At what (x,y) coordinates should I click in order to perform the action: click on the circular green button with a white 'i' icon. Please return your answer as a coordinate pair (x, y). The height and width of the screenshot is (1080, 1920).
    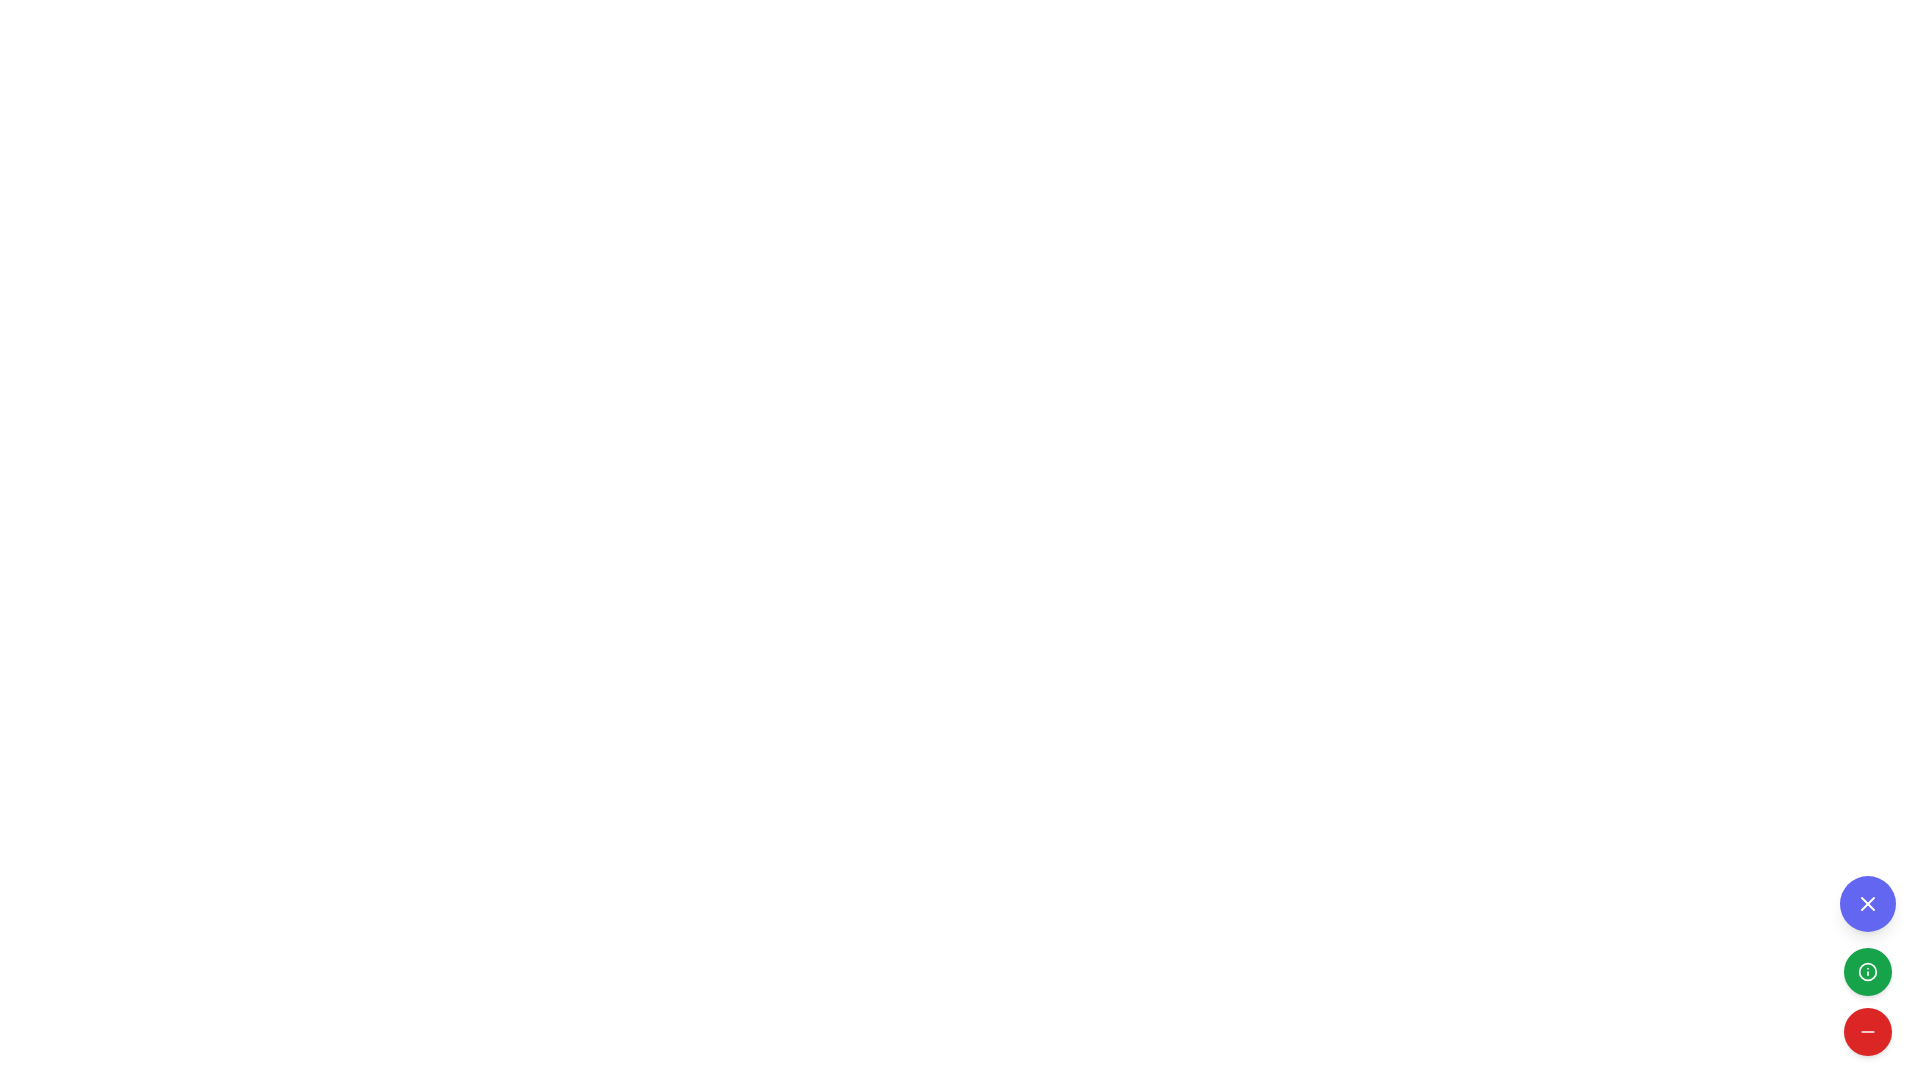
    Looking at the image, I should click on (1866, 964).